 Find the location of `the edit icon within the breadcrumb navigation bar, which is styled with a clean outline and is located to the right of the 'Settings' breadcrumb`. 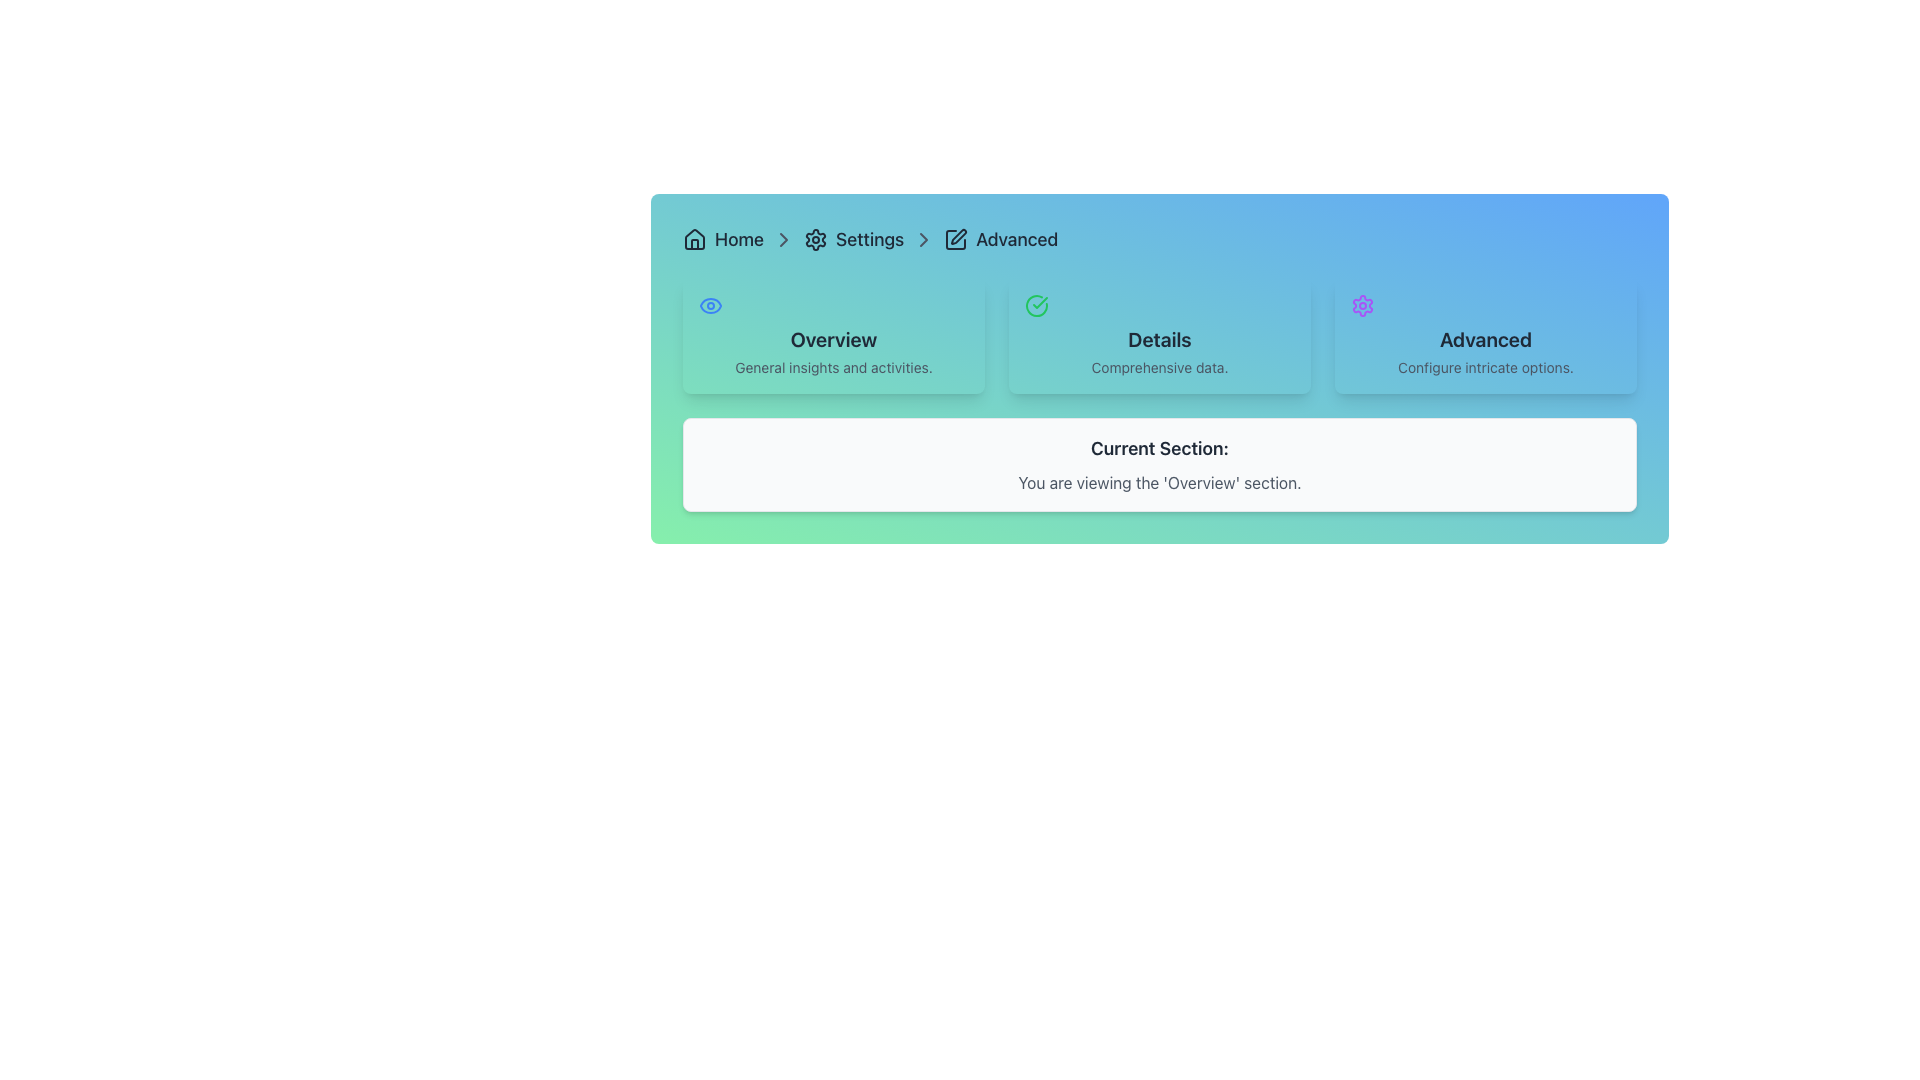

the edit icon within the breadcrumb navigation bar, which is styled with a clean outline and is located to the right of the 'Settings' breadcrumb is located at coordinates (958, 235).